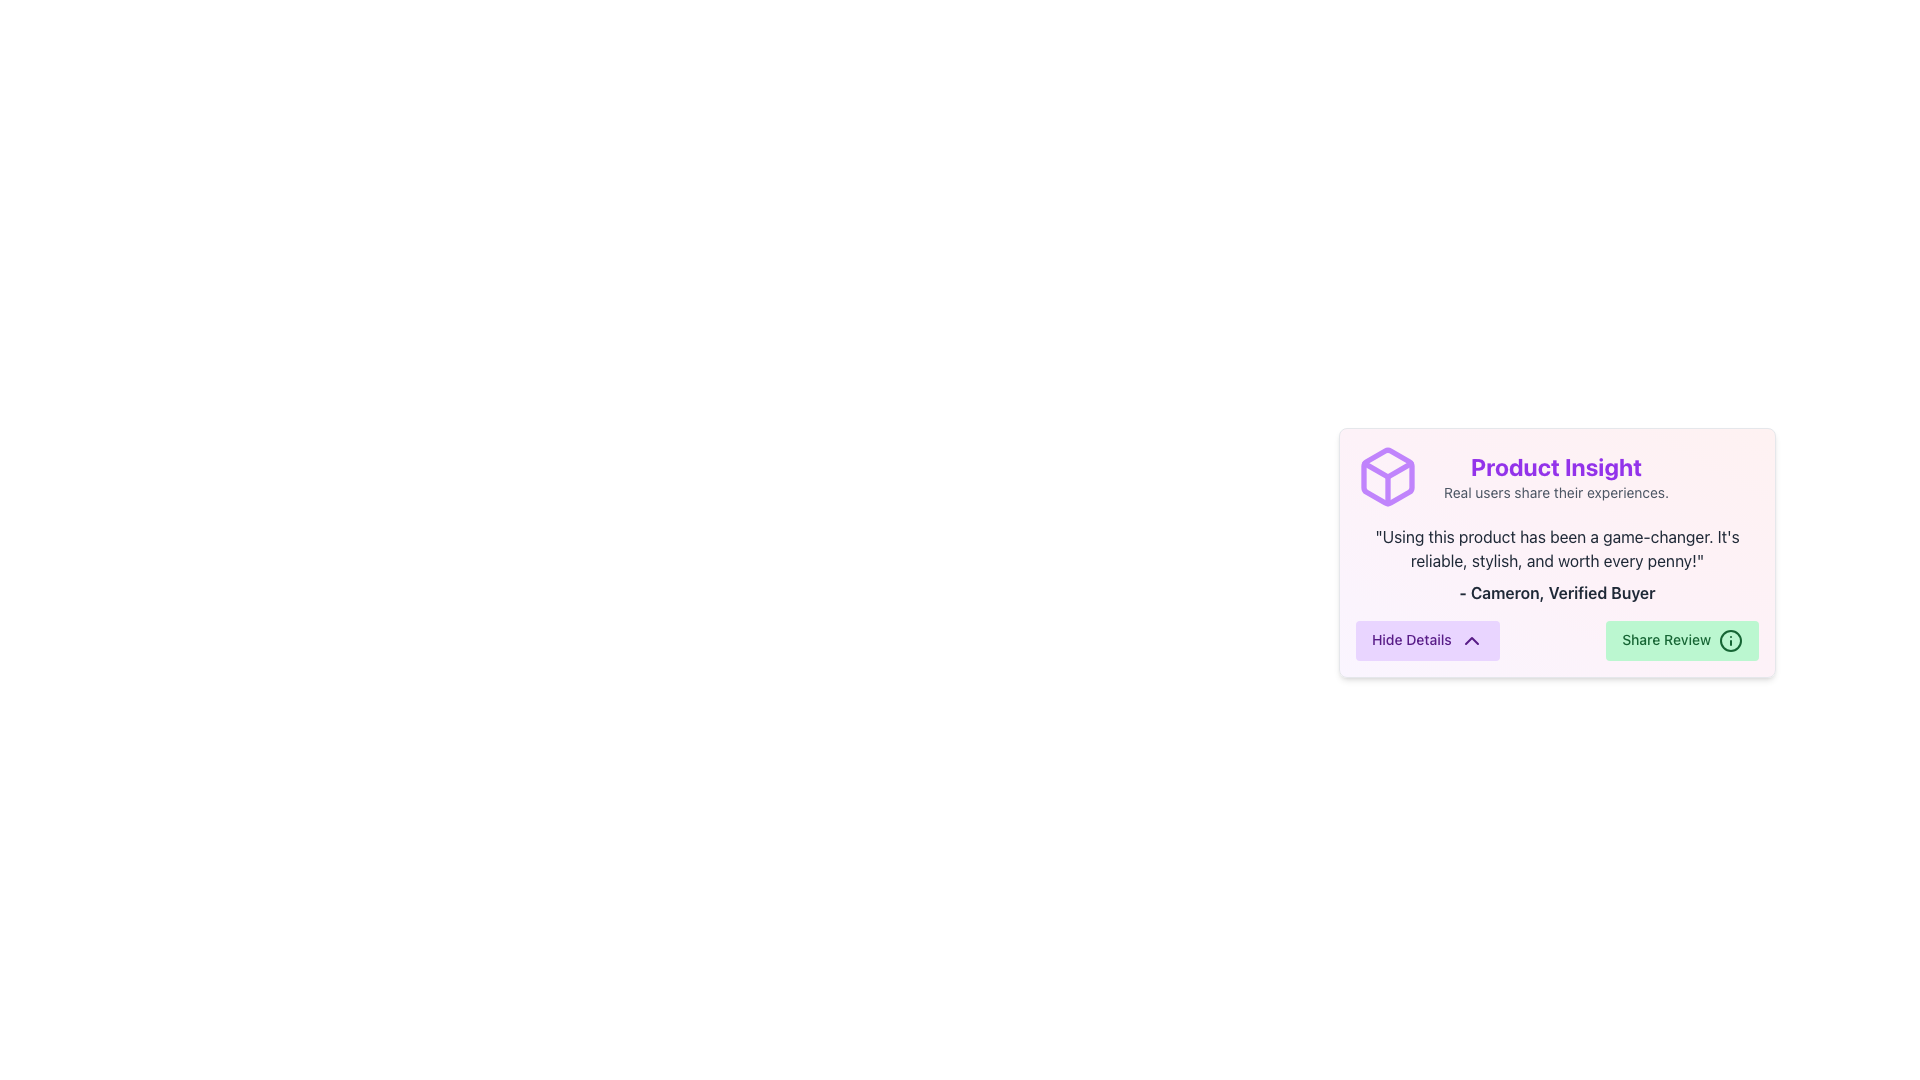 This screenshot has height=1080, width=1920. I want to click on the 'Hide Details' button, which features medium purple text on a light purple background and an upward arrow icon, located at the bottom left of the 'Product Insight' grouping box, so click(1426, 640).